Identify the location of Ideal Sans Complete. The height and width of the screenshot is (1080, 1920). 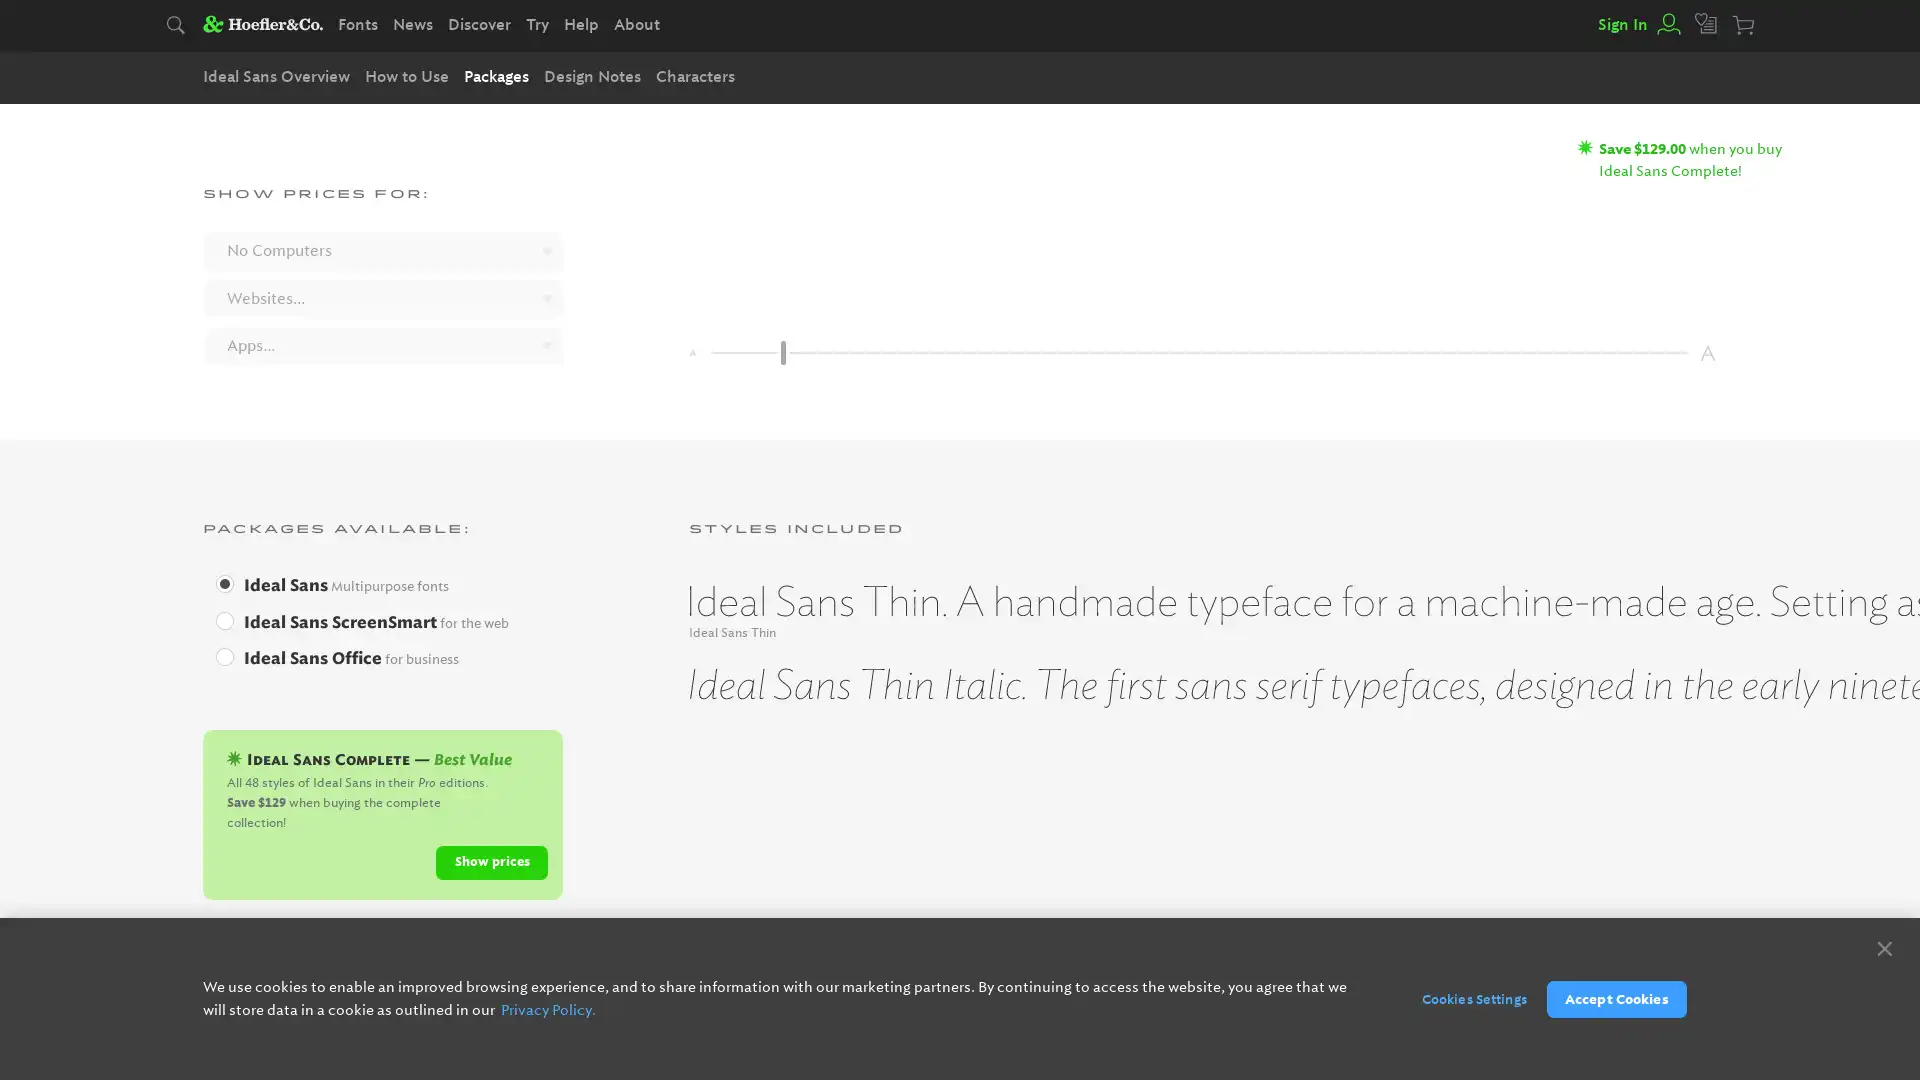
(234, 758).